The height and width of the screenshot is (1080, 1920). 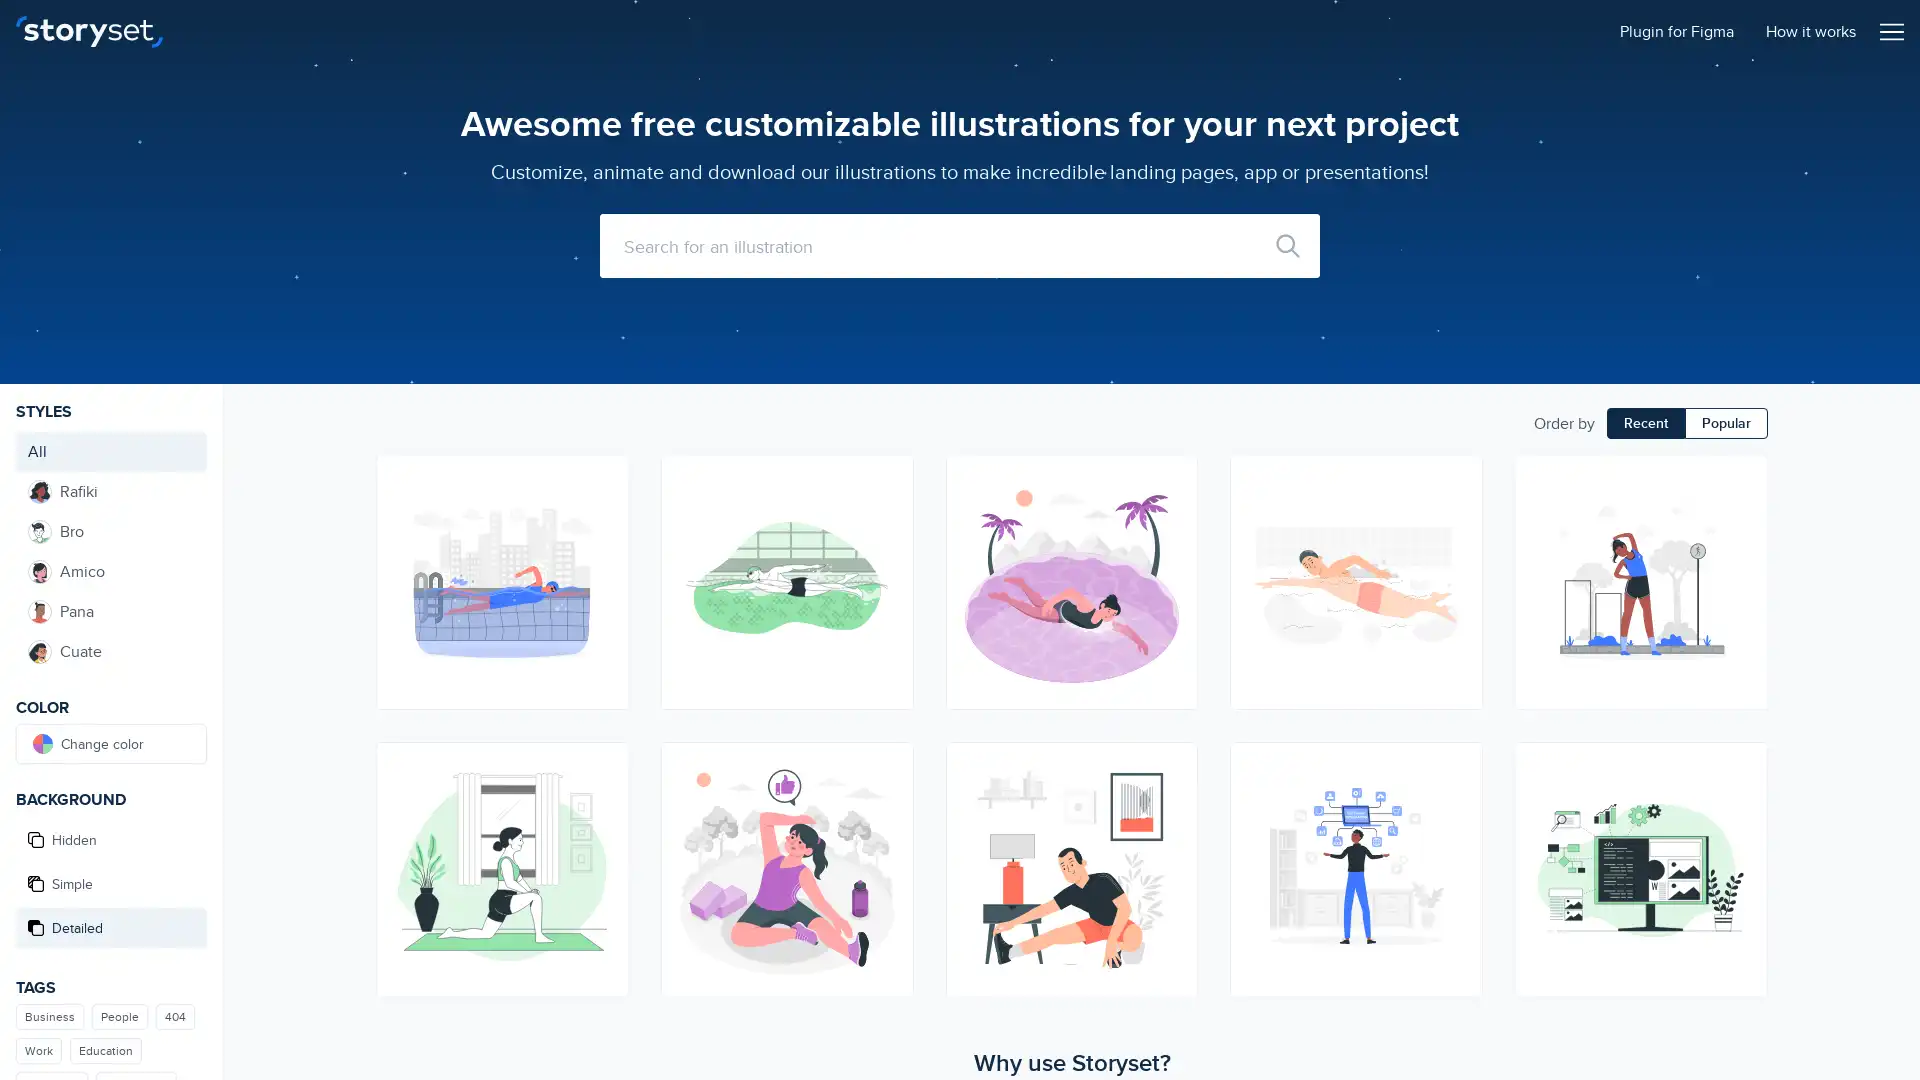 What do you see at coordinates (887, 551) in the screenshot?
I see `Pinterest icon Save` at bounding box center [887, 551].